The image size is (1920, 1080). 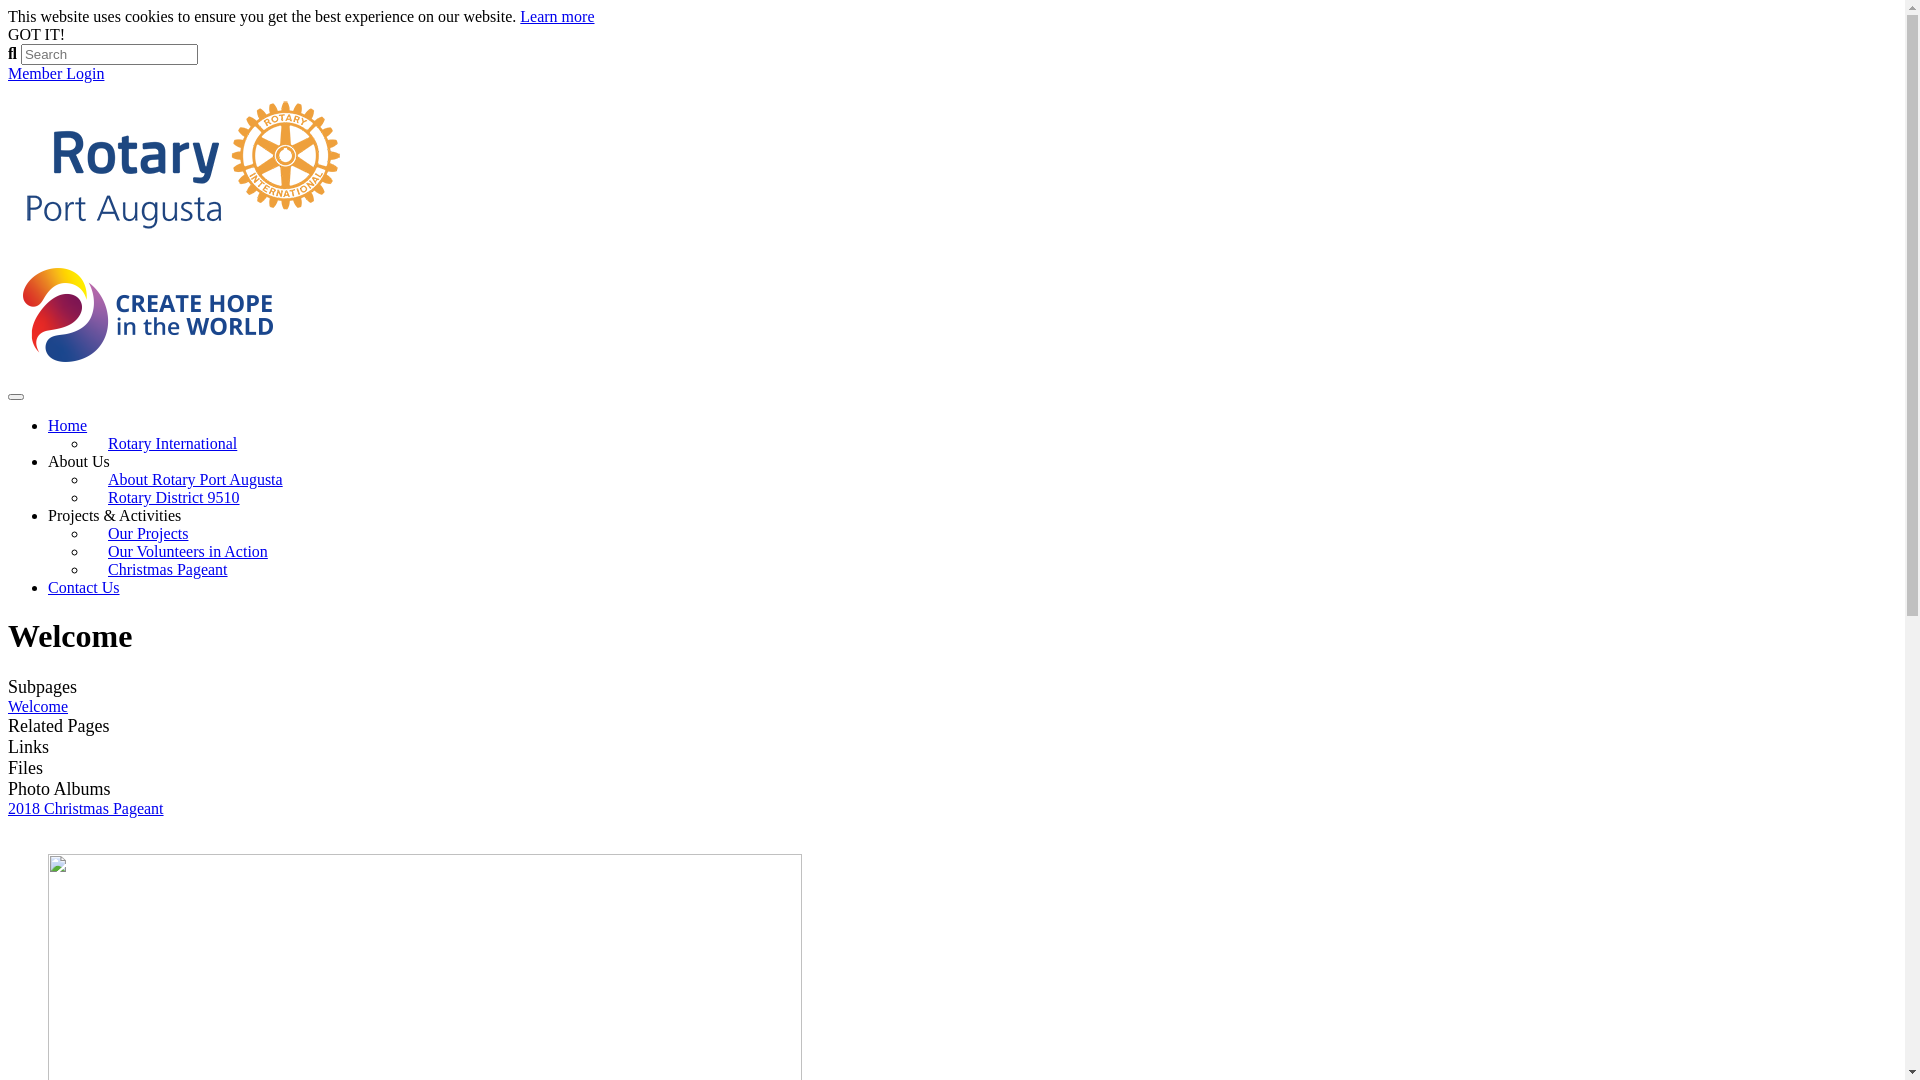 What do you see at coordinates (15, 397) in the screenshot?
I see `'Toggle navigation'` at bounding box center [15, 397].